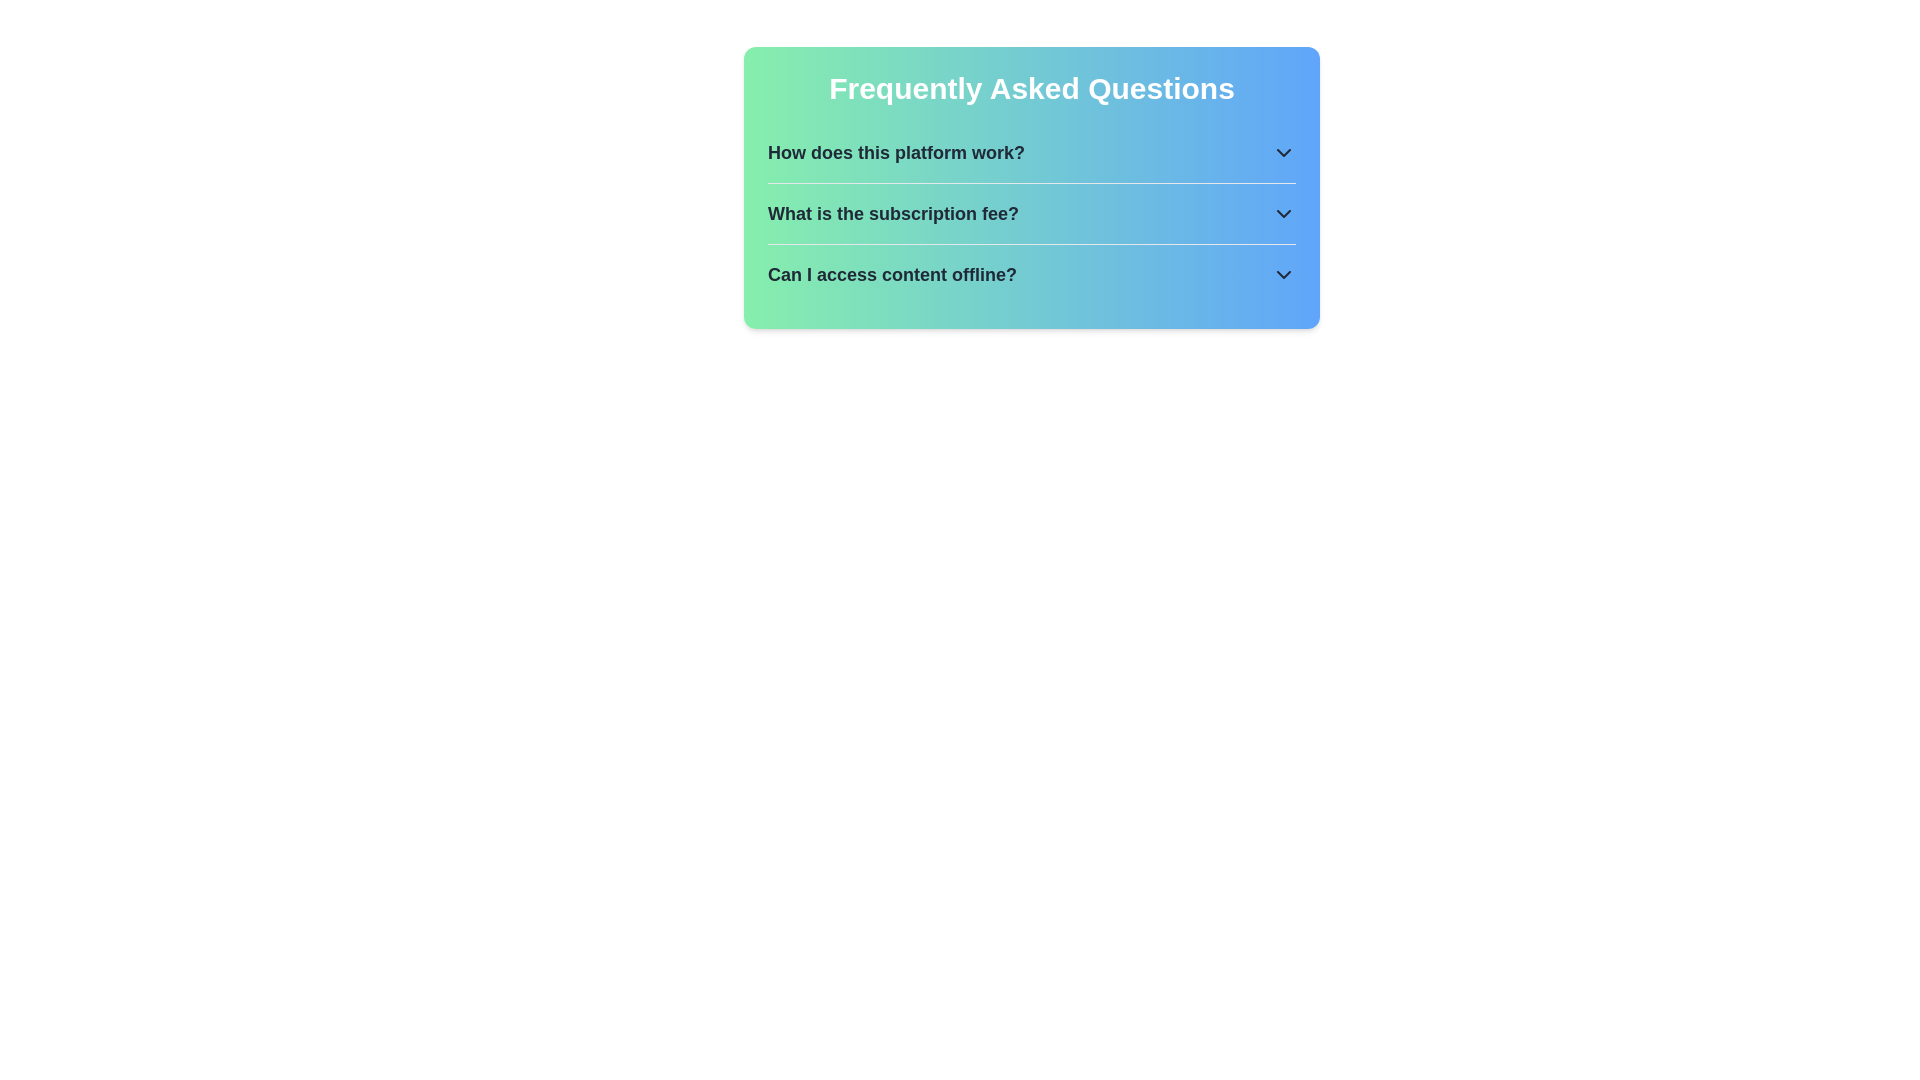  I want to click on the text label that reads 'What is the subscription fee?' located in the FAQ section for emphasis, so click(892, 213).